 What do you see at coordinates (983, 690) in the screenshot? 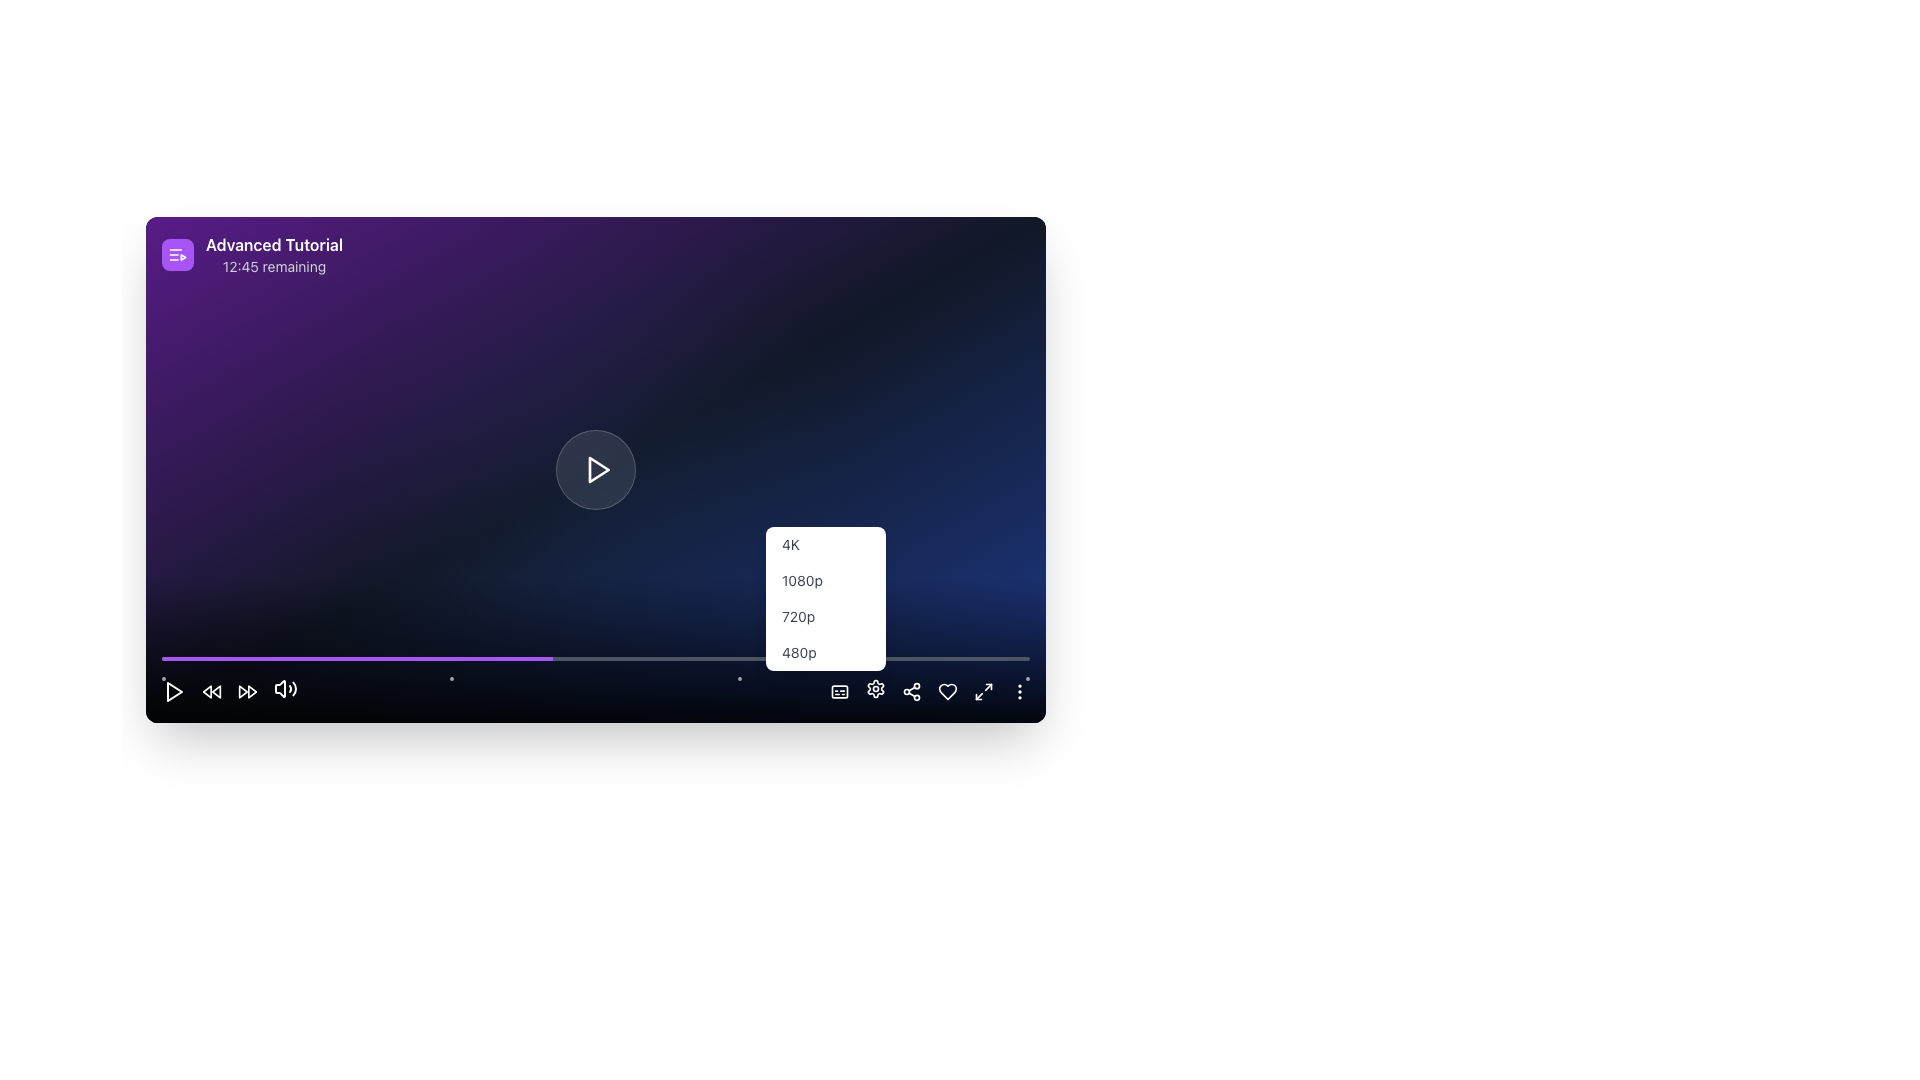
I see `the maximize button located at the bottom-right corner of the interface, which is the seventh interactive component in the row of icons, situated after a heart icon` at bounding box center [983, 690].